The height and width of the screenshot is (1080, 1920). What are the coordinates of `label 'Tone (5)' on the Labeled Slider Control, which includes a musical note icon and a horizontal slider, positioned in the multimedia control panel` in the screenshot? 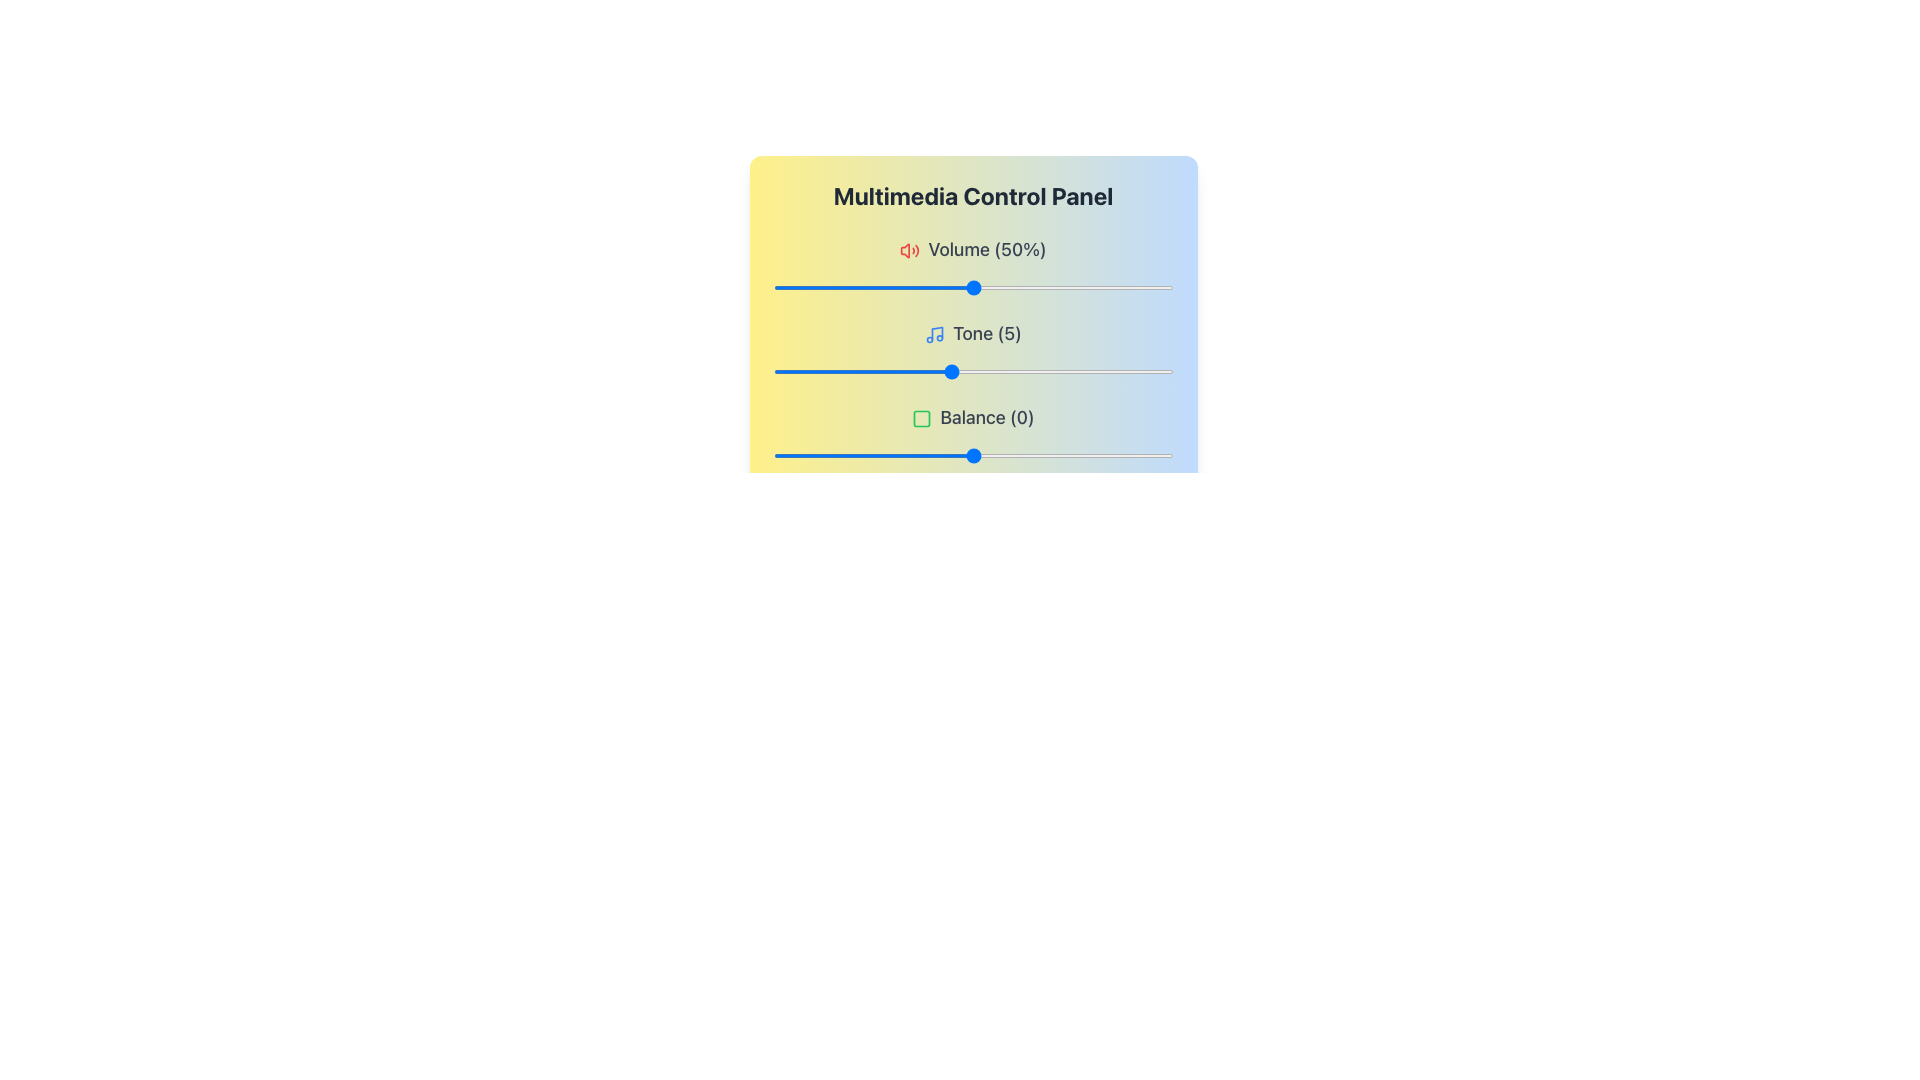 It's located at (973, 349).